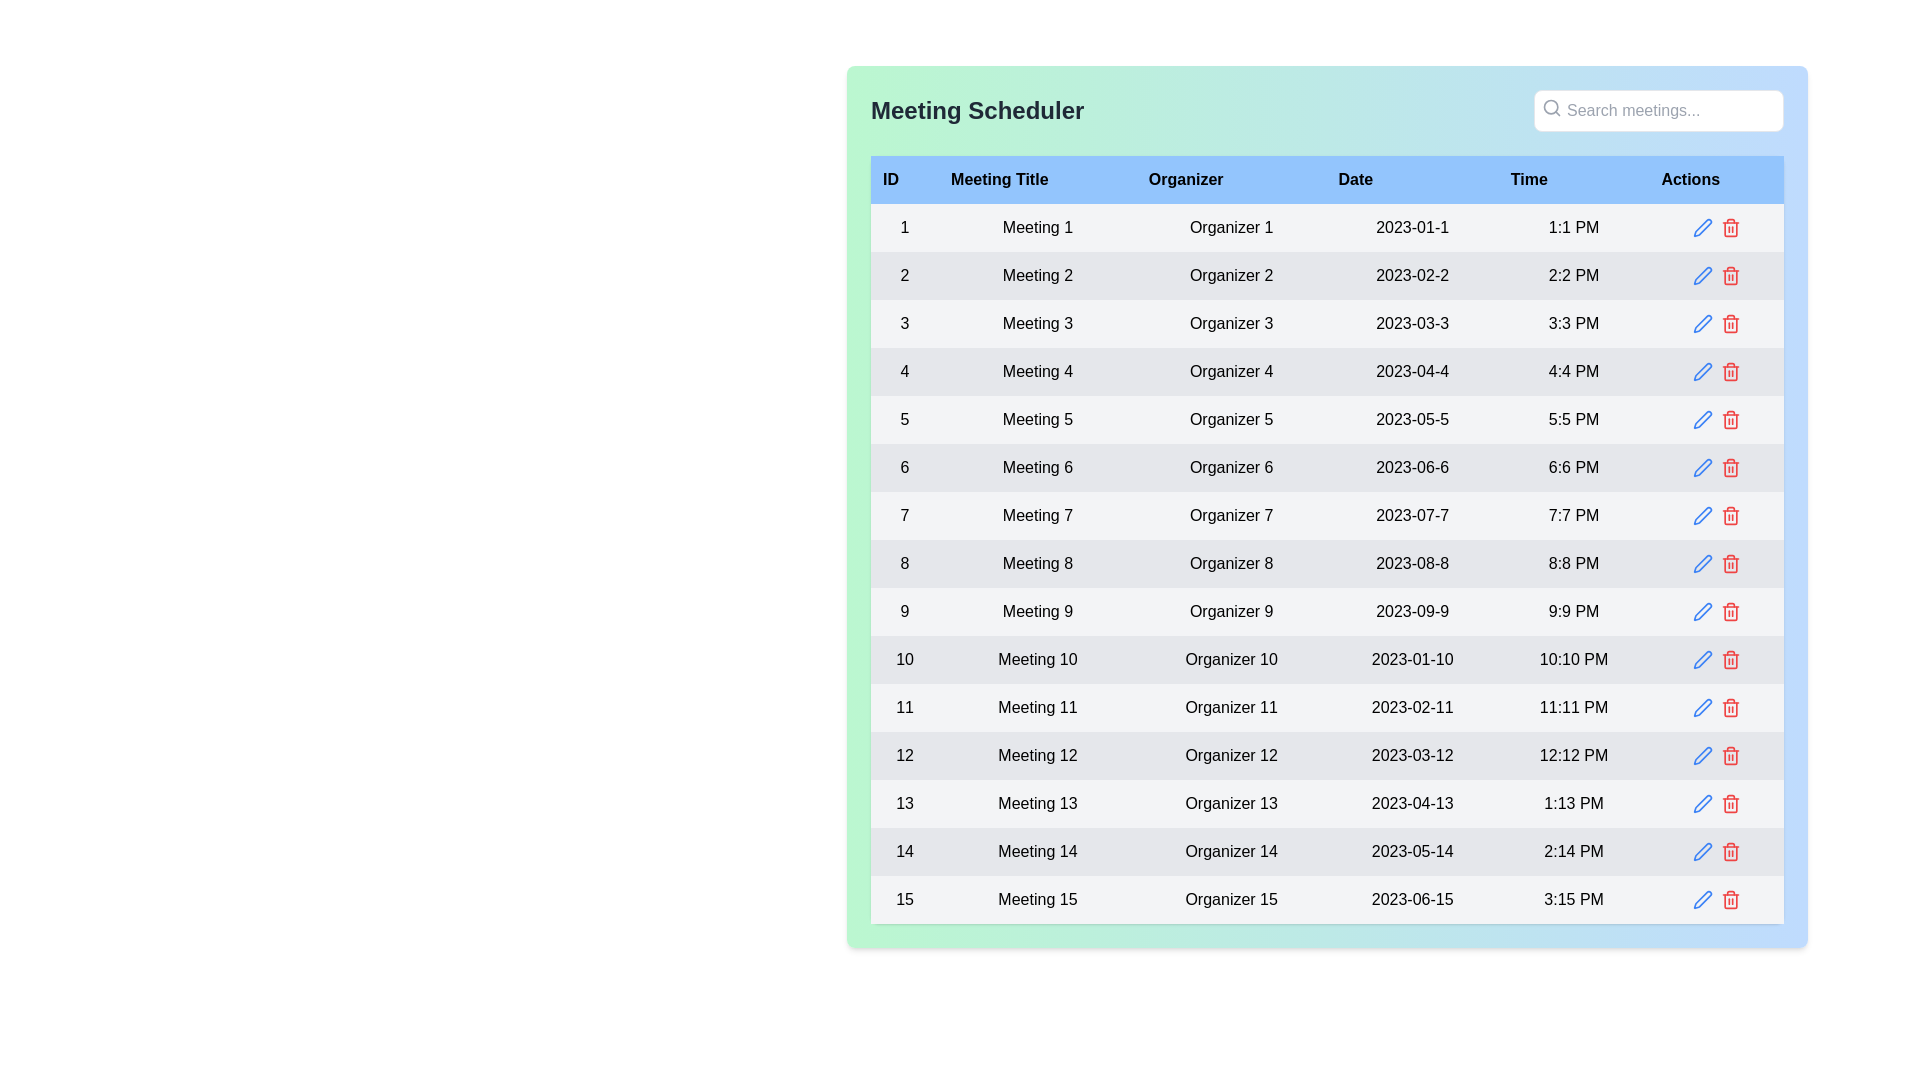 Image resolution: width=1920 pixels, height=1080 pixels. I want to click on the search icon, which is a small gray magnifying glass located at the top-left corner of the input field labeled 'Search meetings...', so click(1550, 108).